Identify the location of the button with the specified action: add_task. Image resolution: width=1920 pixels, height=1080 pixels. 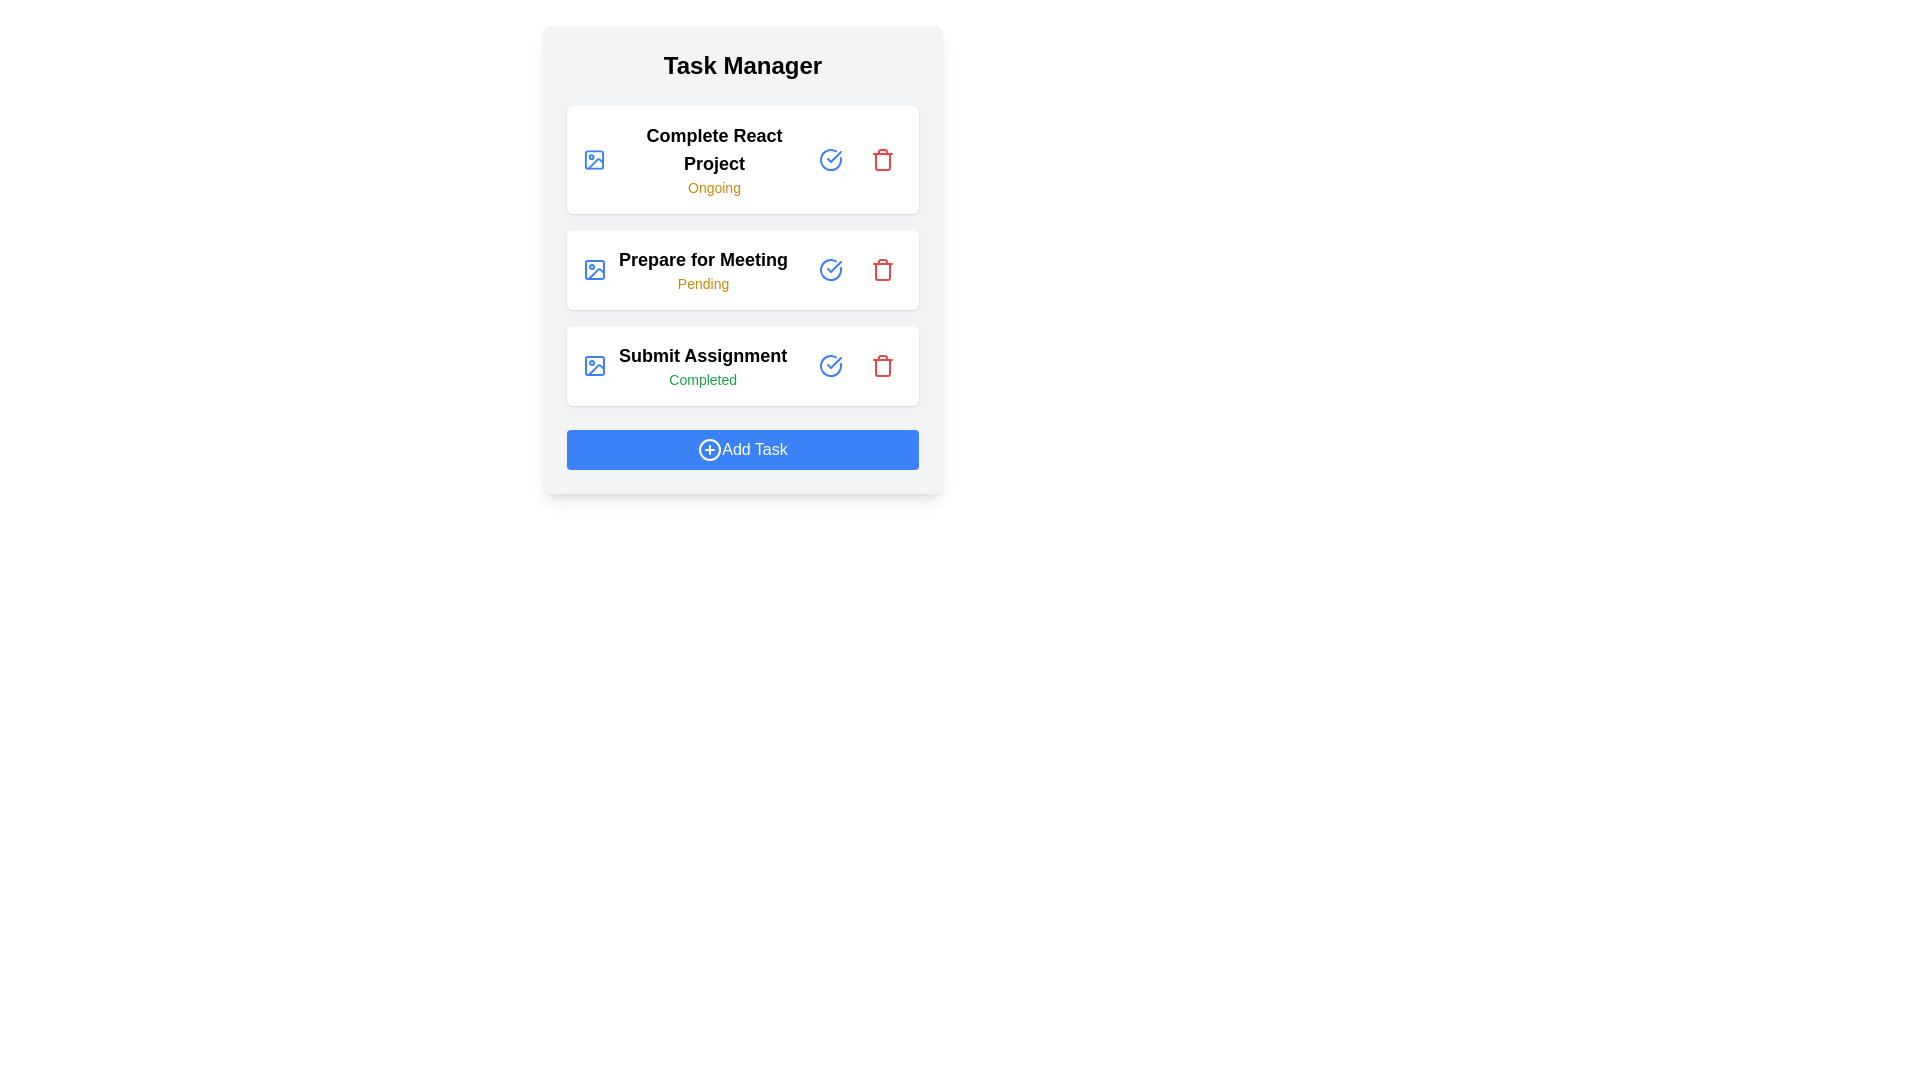
(742, 450).